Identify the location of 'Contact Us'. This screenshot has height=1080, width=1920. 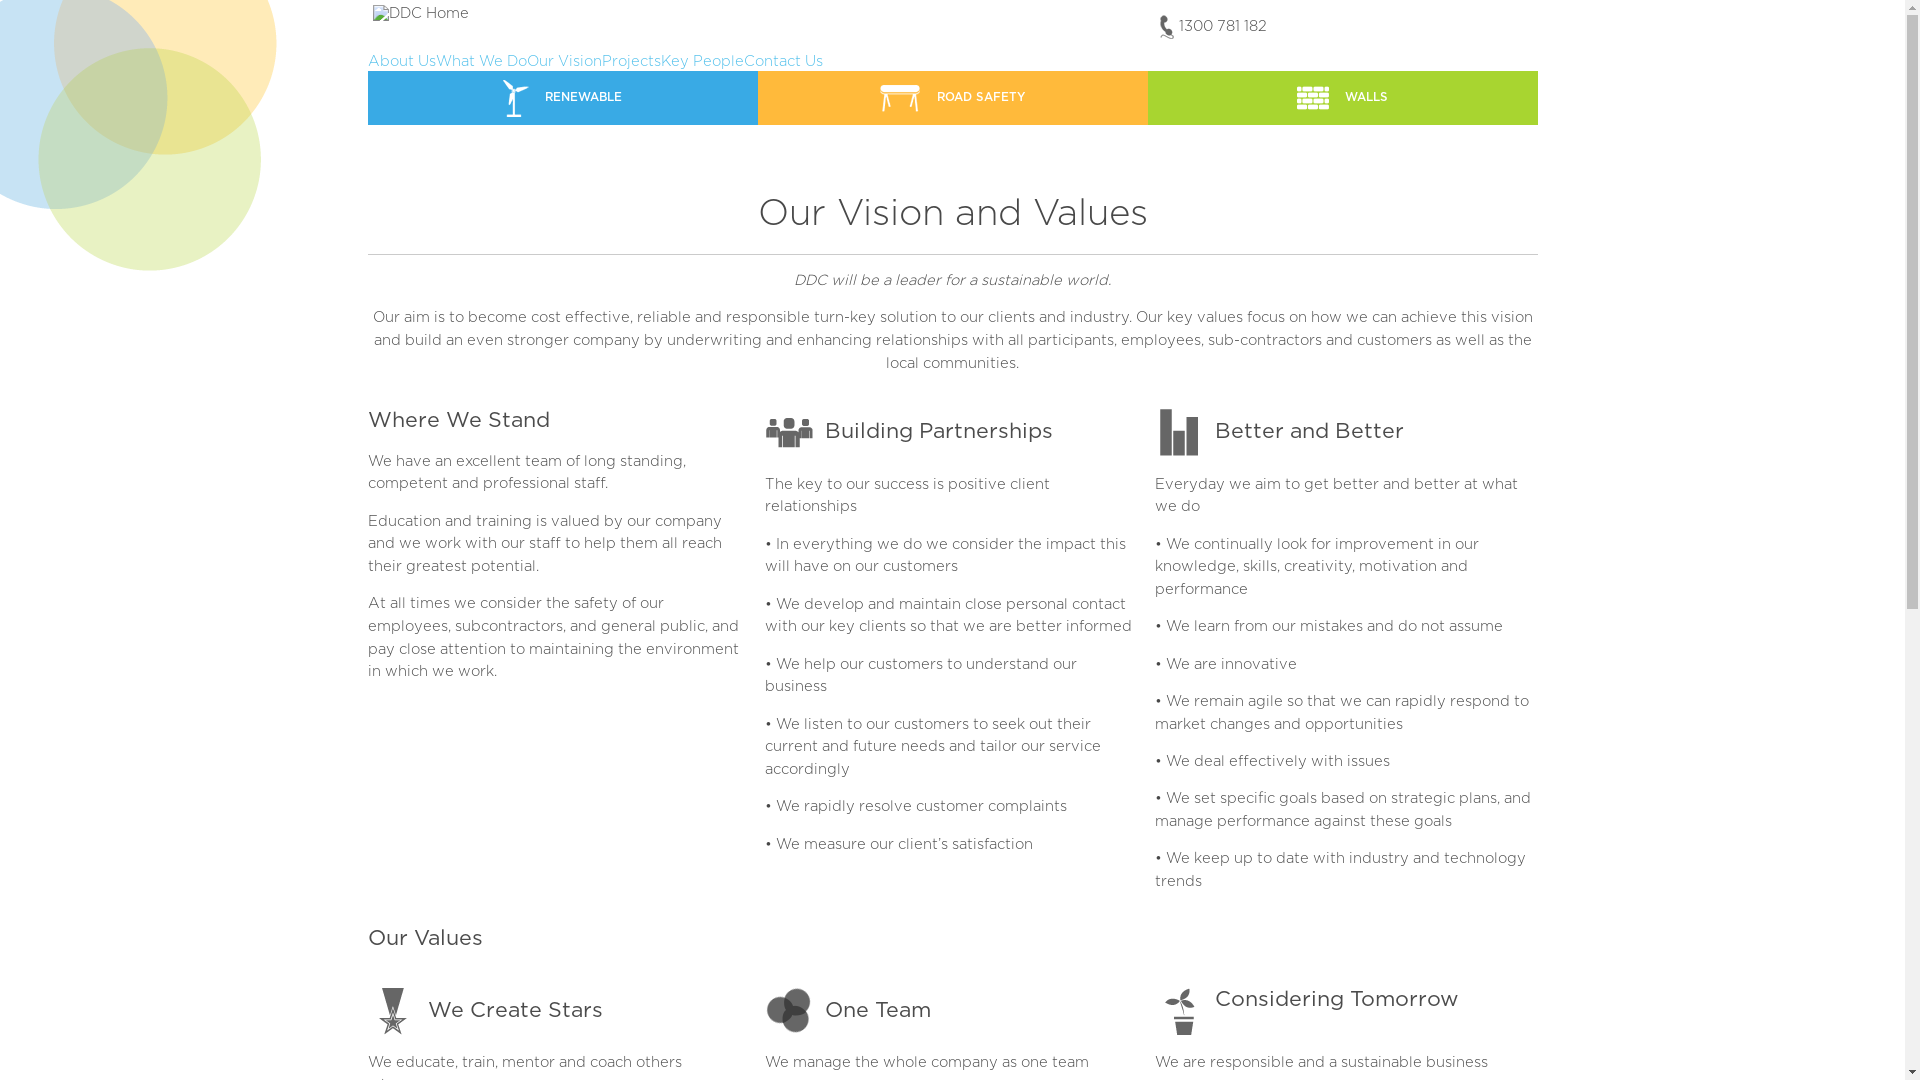
(782, 60).